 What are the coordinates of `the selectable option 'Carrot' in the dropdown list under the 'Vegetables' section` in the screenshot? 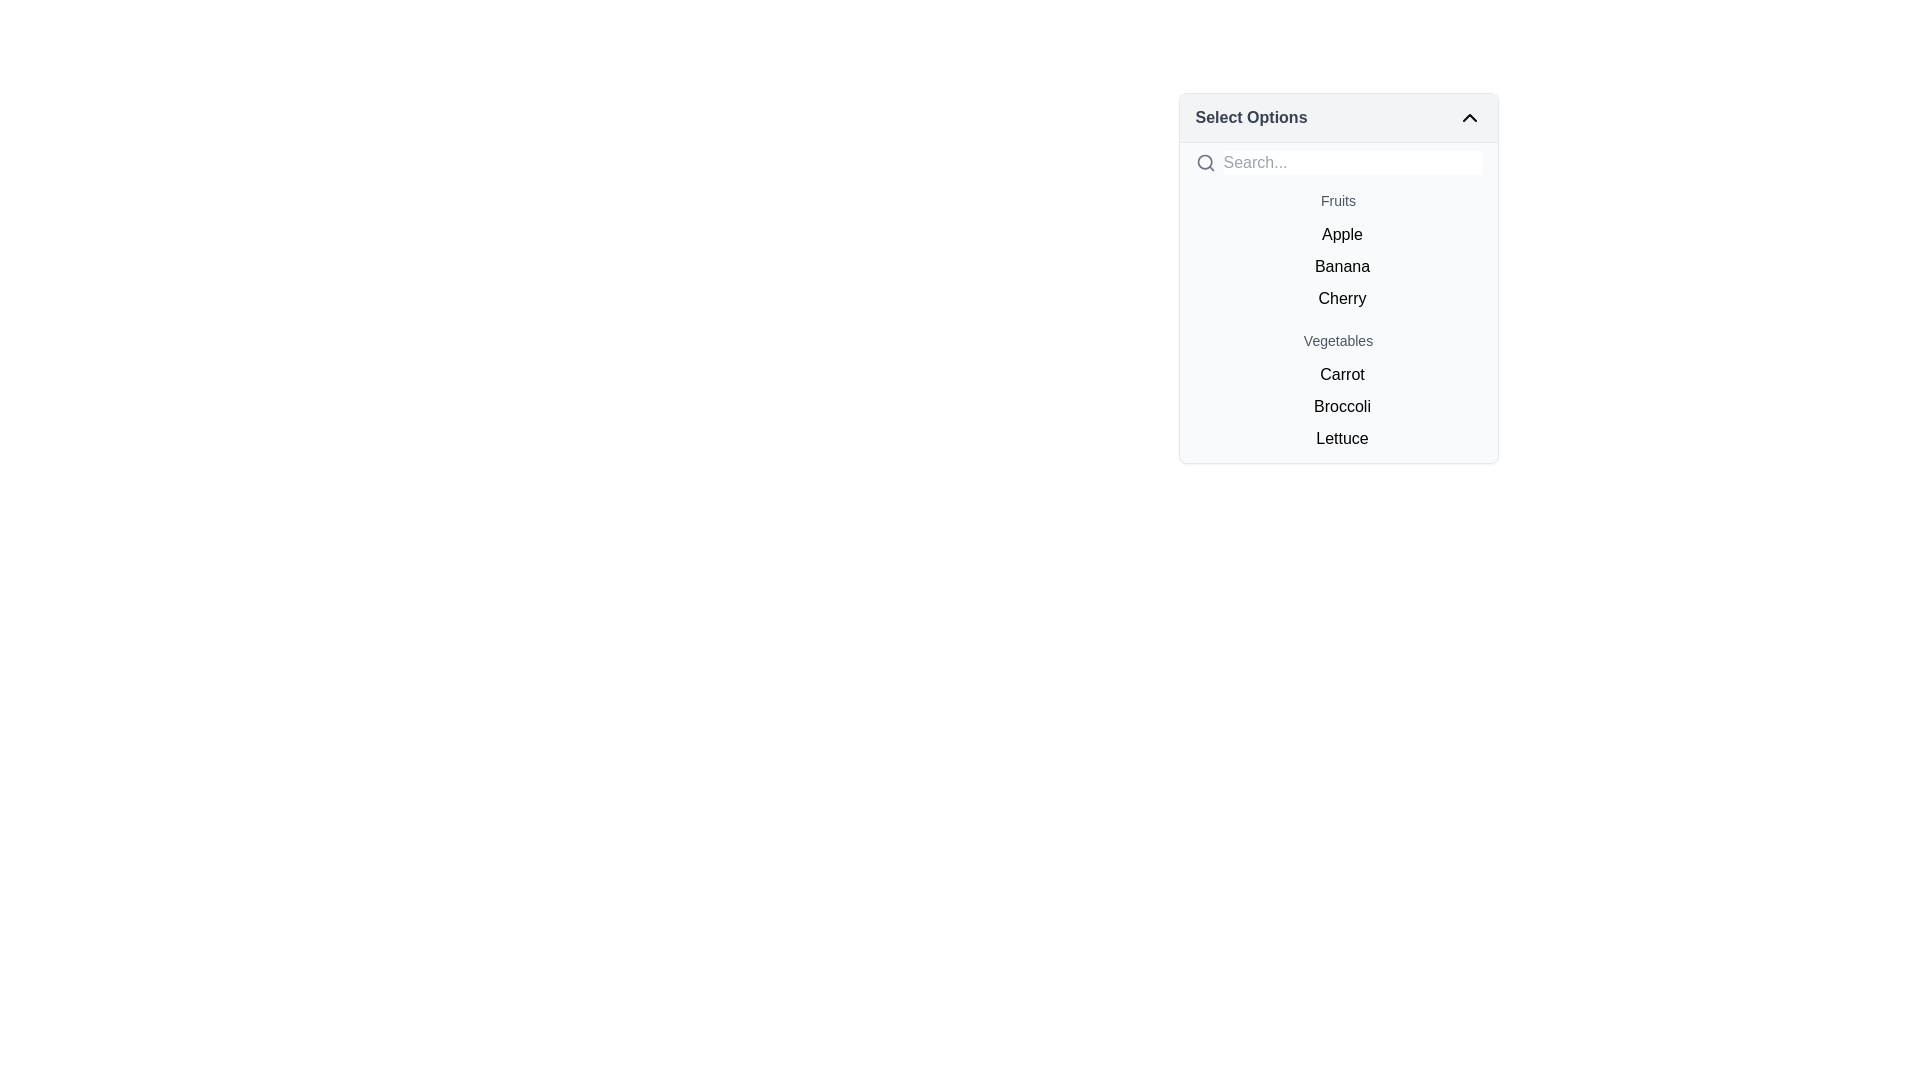 It's located at (1342, 374).